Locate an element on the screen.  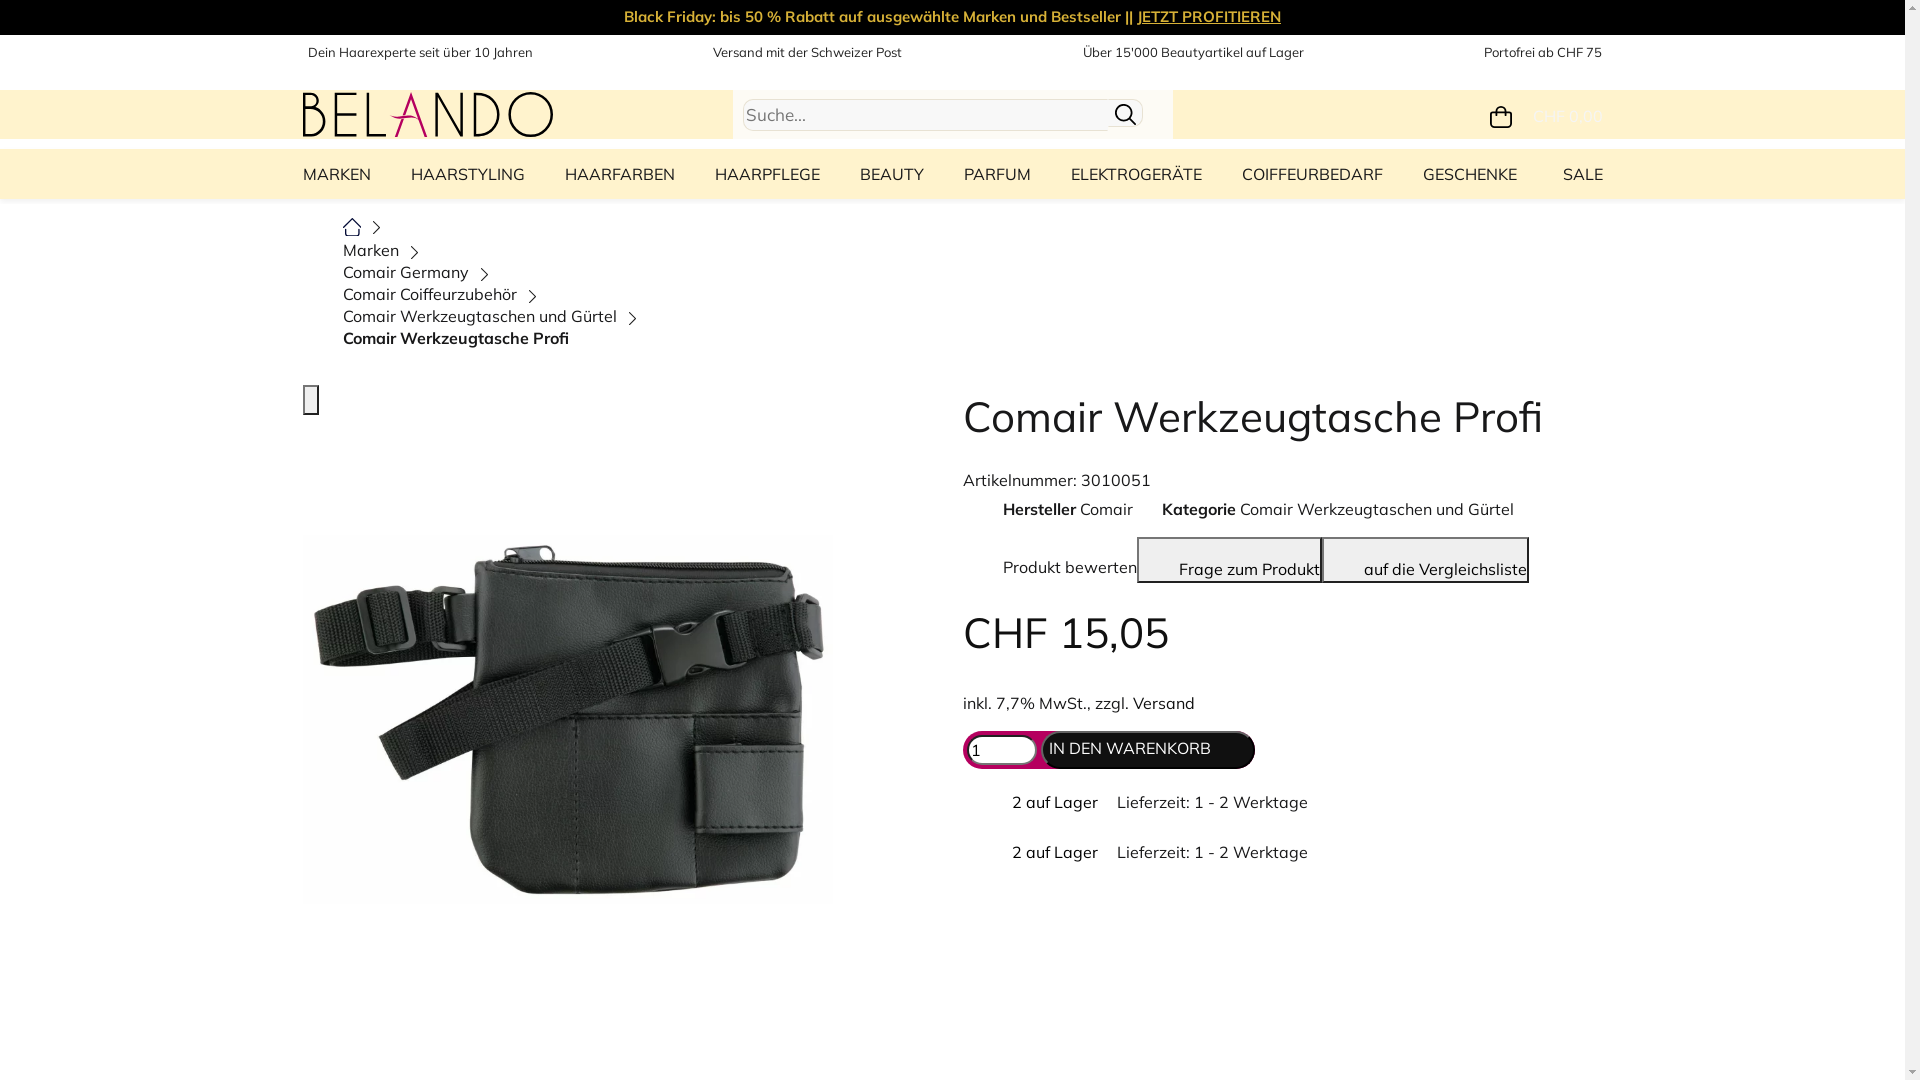
'COIFFEURBEDARF' is located at coordinates (1312, 172).